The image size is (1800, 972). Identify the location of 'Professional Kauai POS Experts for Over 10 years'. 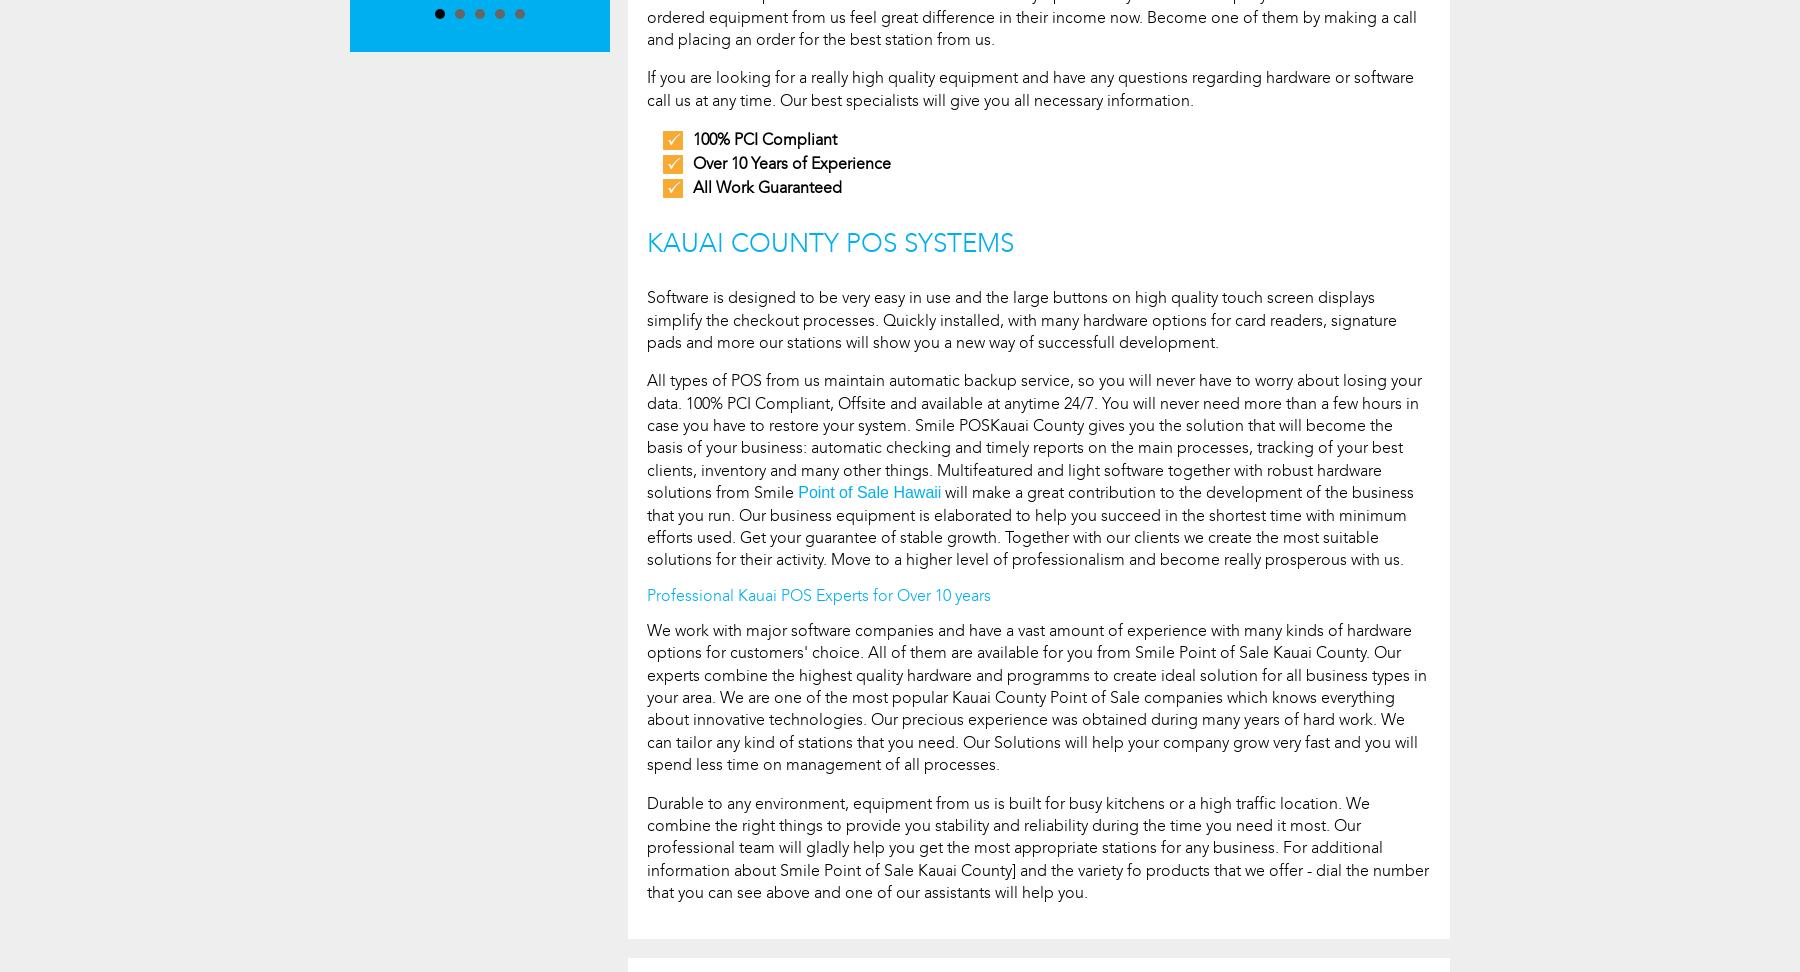
(819, 593).